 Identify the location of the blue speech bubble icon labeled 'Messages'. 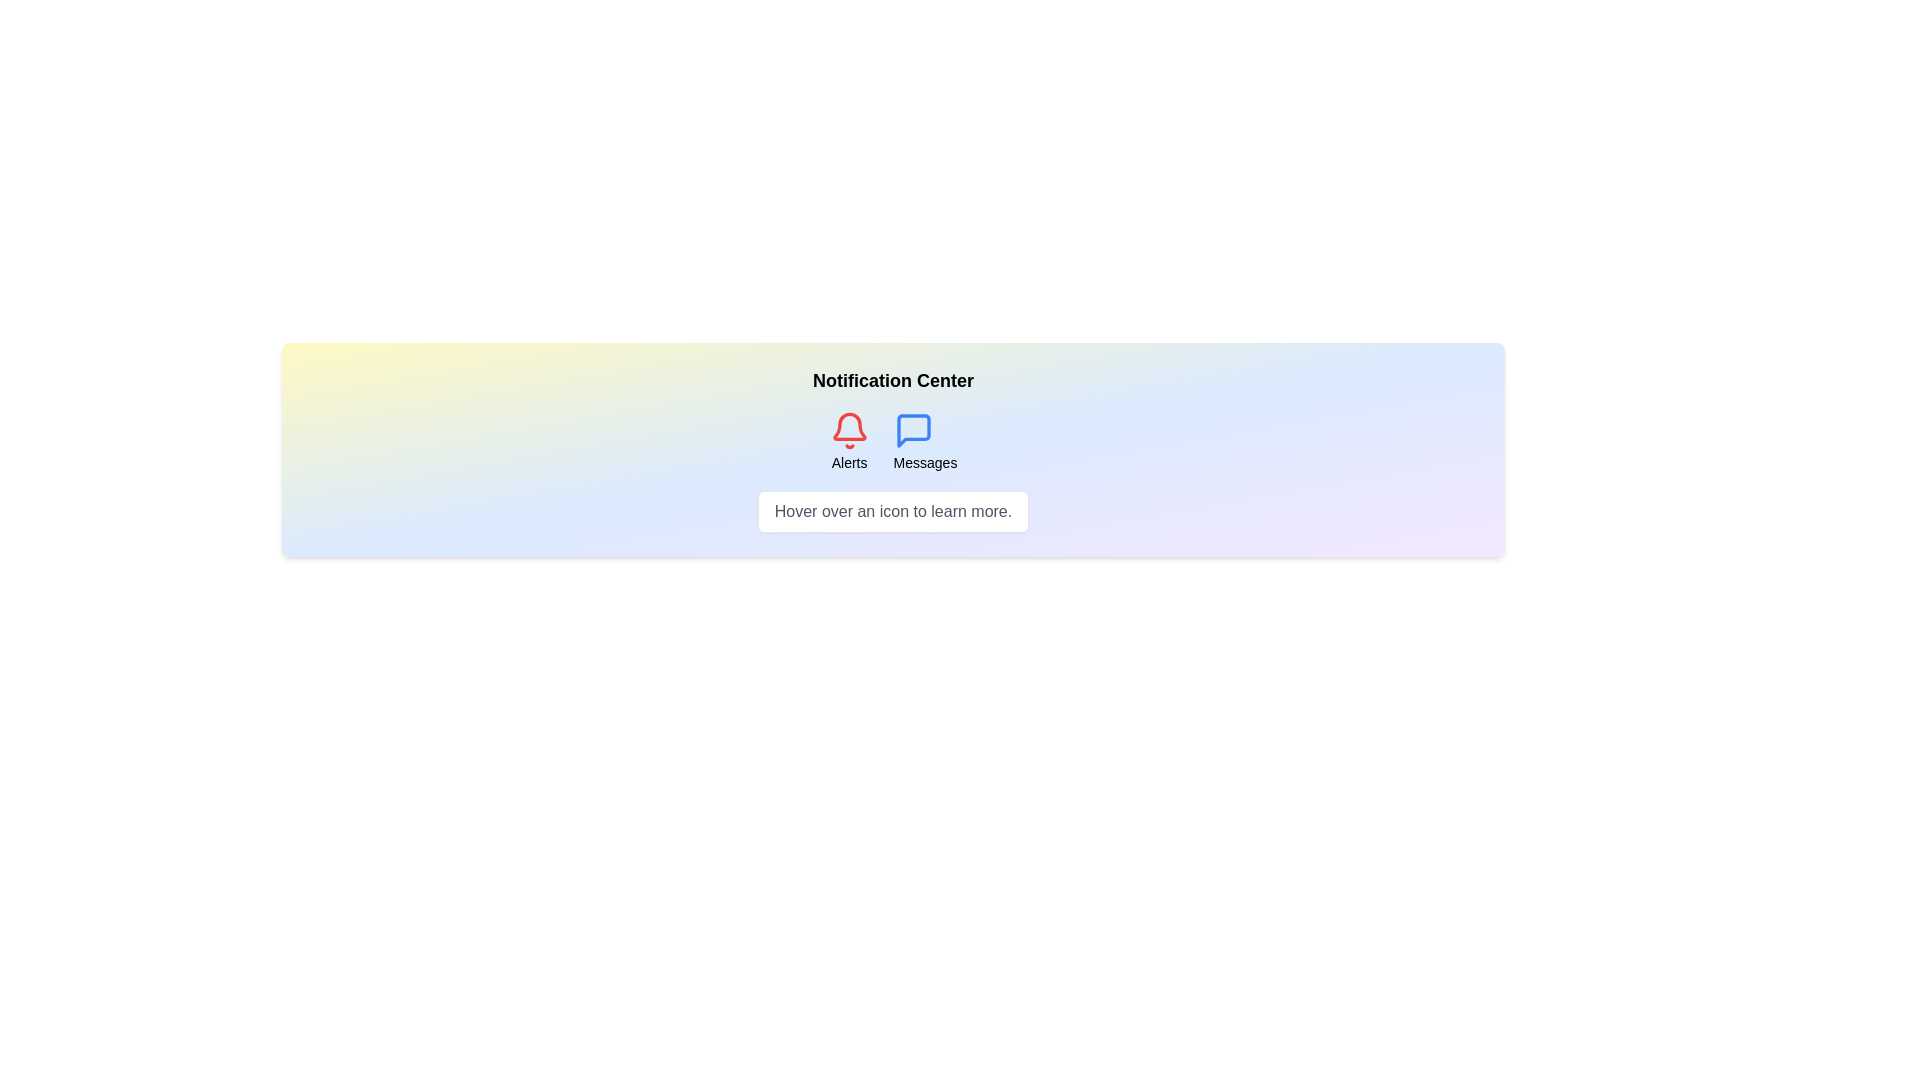
(924, 442).